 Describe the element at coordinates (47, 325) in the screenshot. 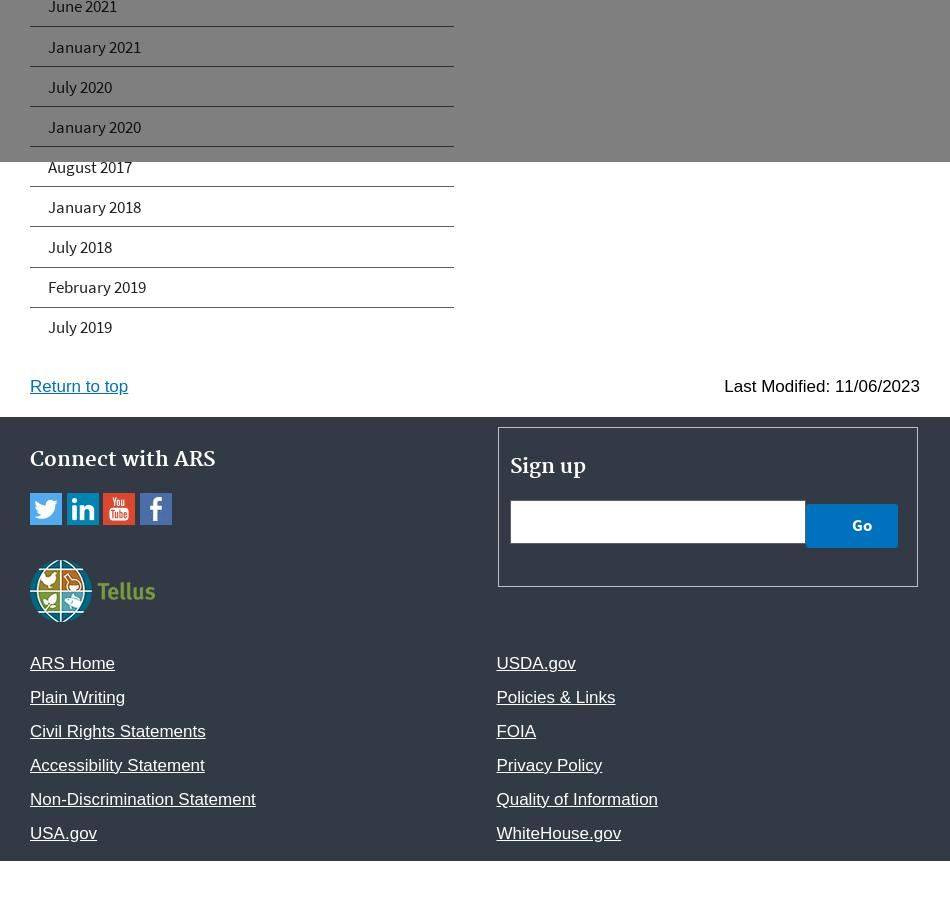

I see `'July 2019'` at that location.